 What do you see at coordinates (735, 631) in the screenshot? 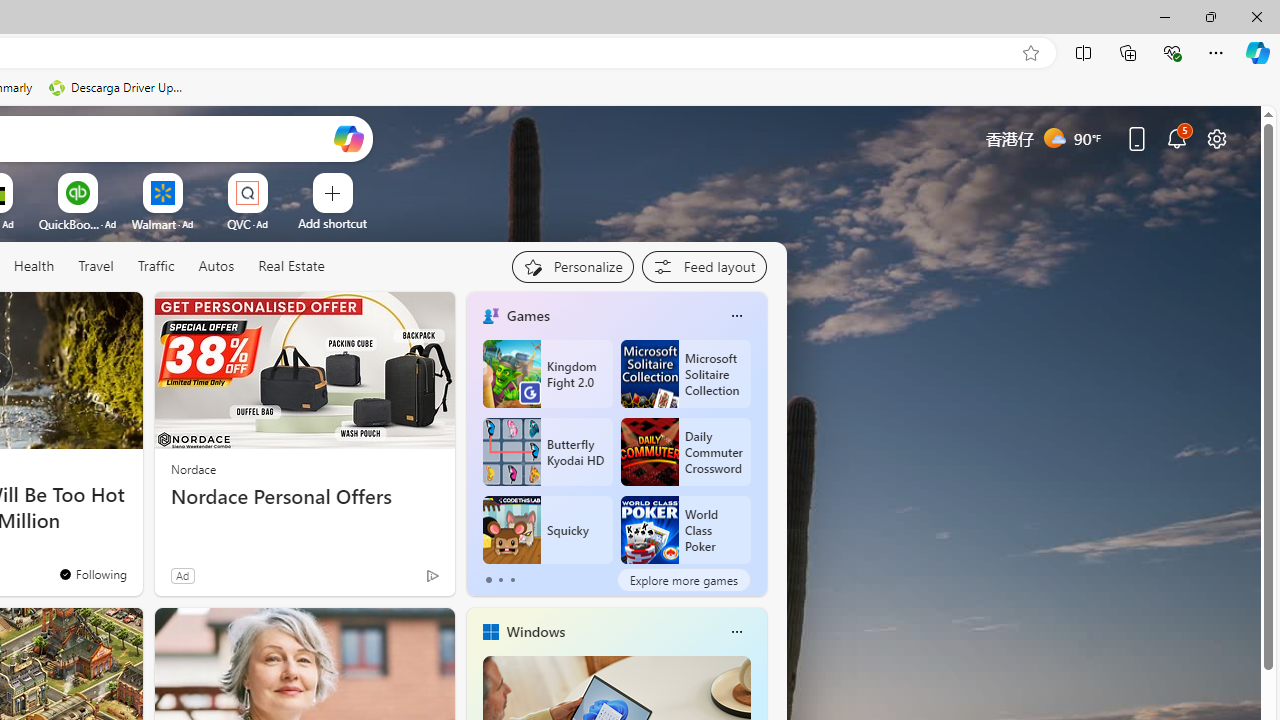
I see `'More options'` at bounding box center [735, 631].